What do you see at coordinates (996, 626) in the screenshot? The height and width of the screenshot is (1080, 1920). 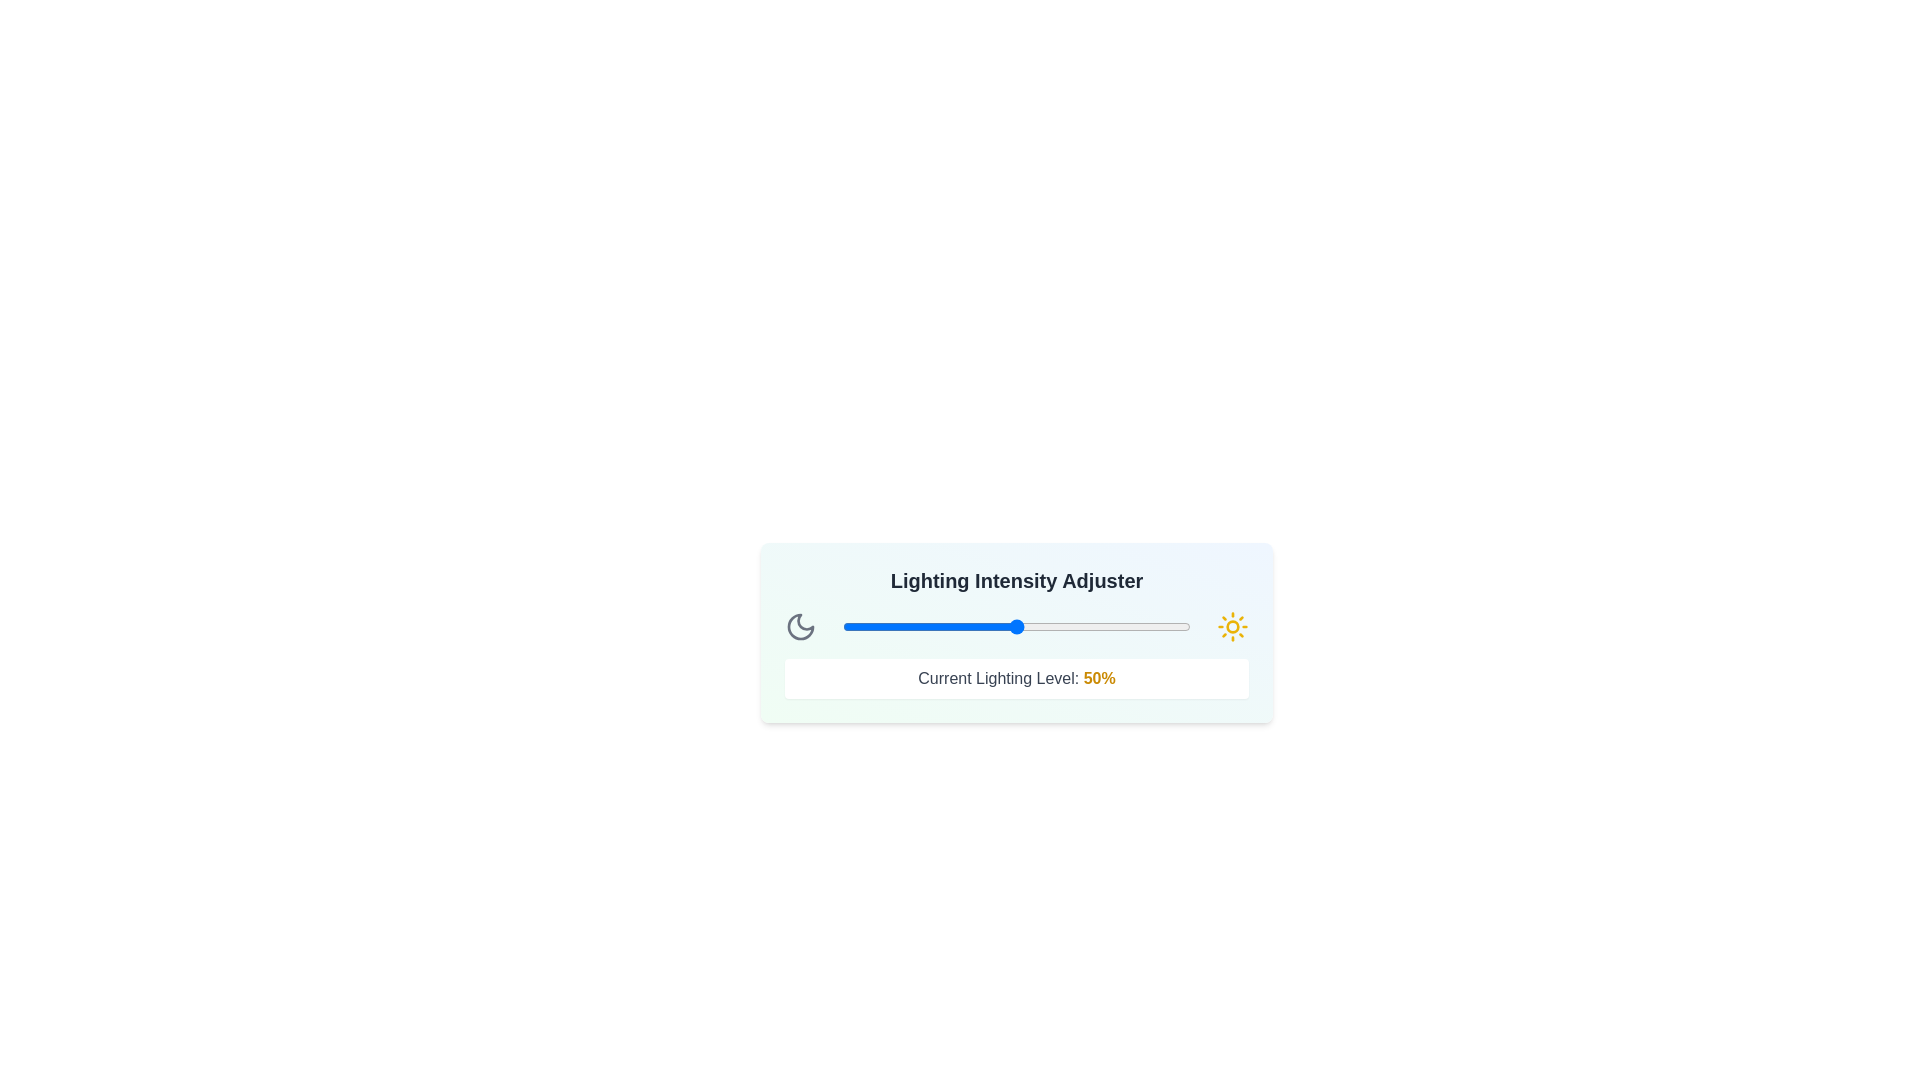 I see `the lighting intensity to 44% by interacting with the slider` at bounding box center [996, 626].